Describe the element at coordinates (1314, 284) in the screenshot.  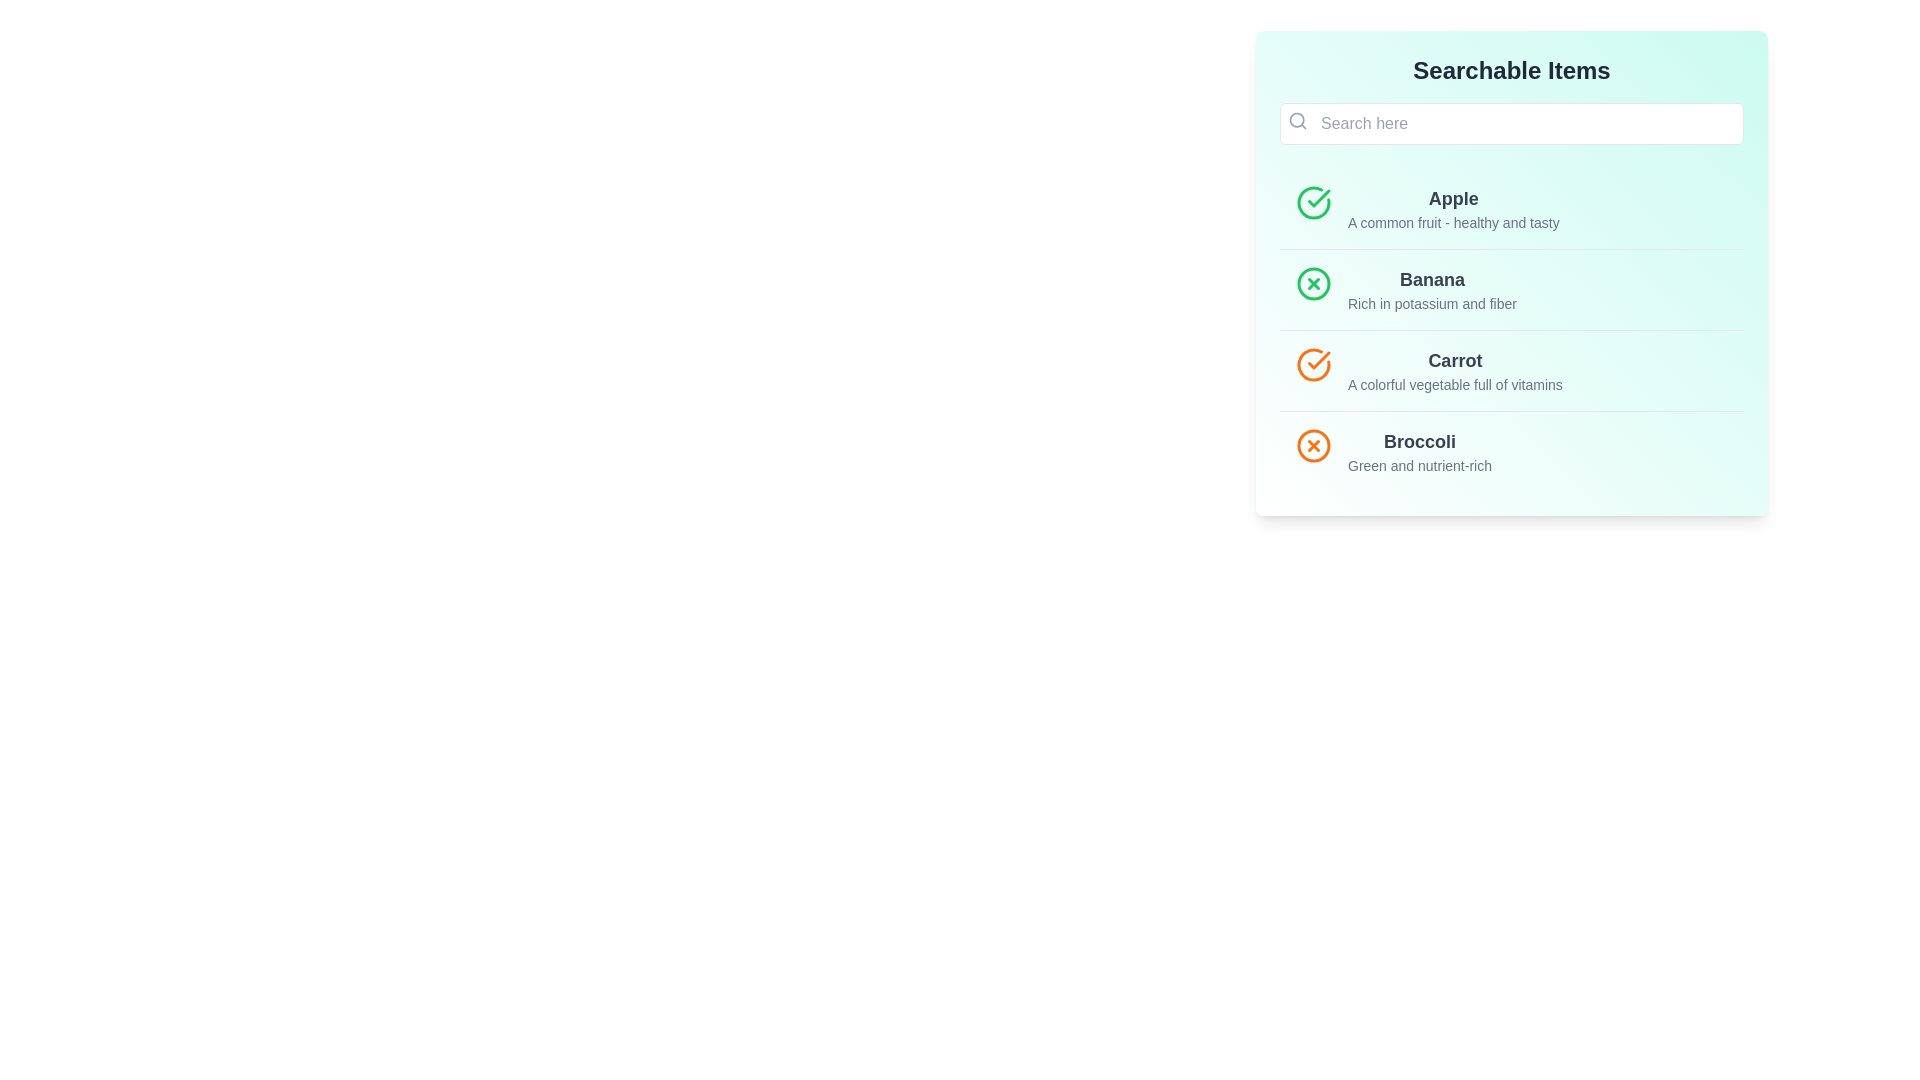
I see `the icon next to the Banana item` at that location.